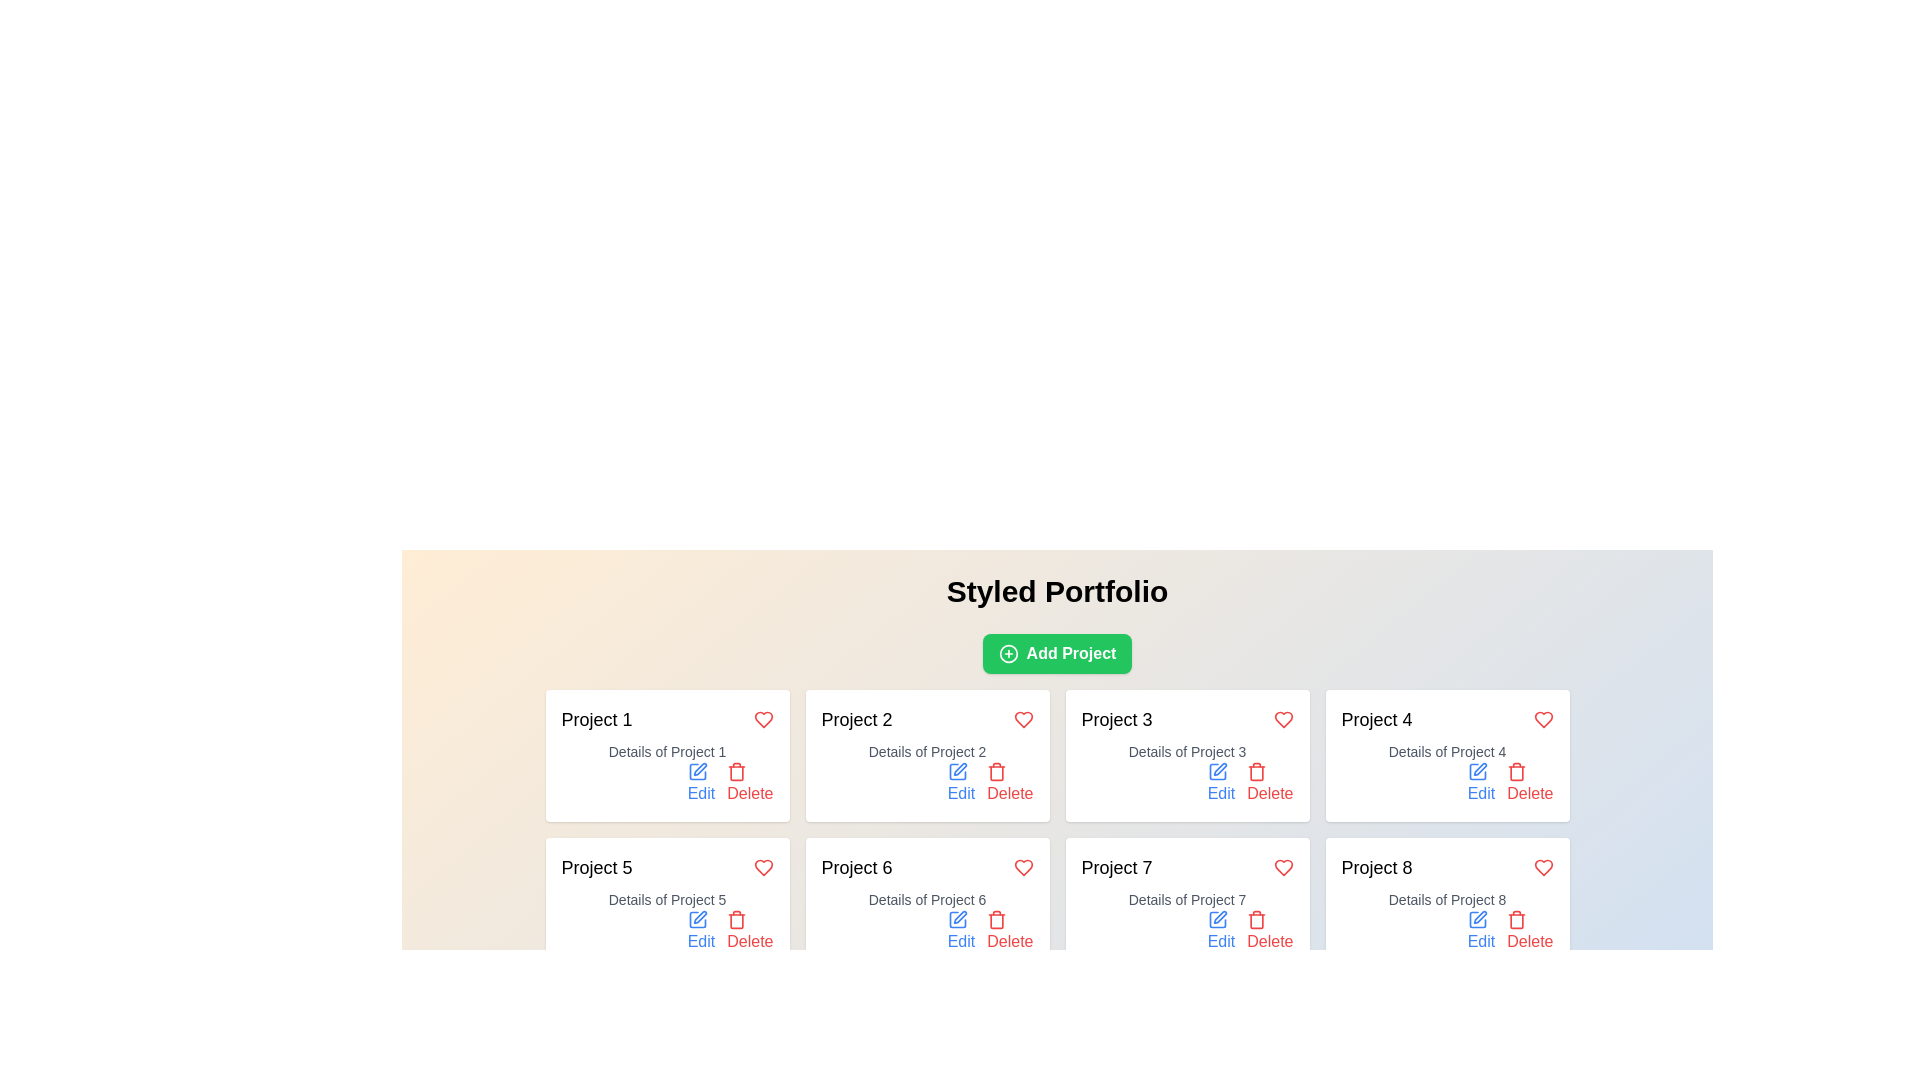 The width and height of the screenshot is (1920, 1080). Describe the element at coordinates (926, 898) in the screenshot. I see `the text block displaying 'Details of Project 6', which is positioned below the 'Project 6' title and above the action links in the sixth card of a 4x2 grid layout` at that location.